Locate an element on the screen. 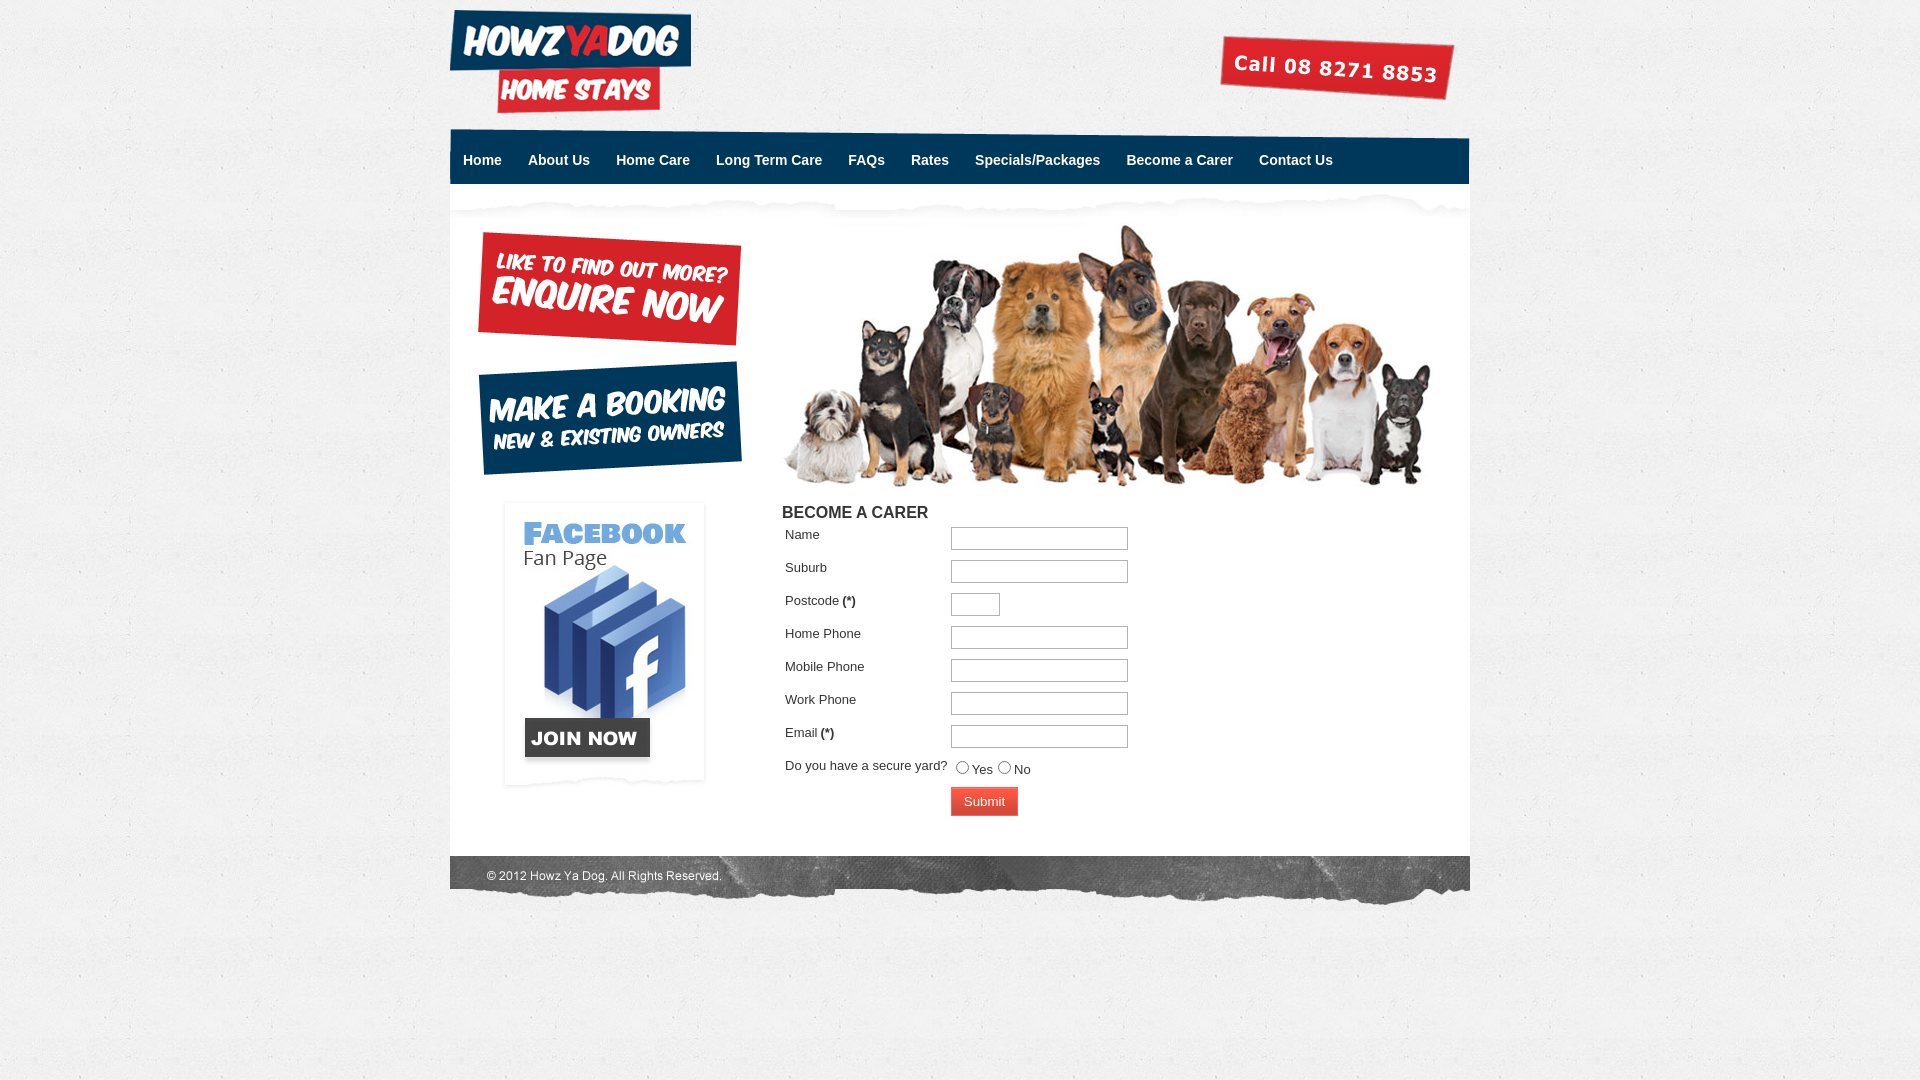  'Submit' is located at coordinates (984, 800).